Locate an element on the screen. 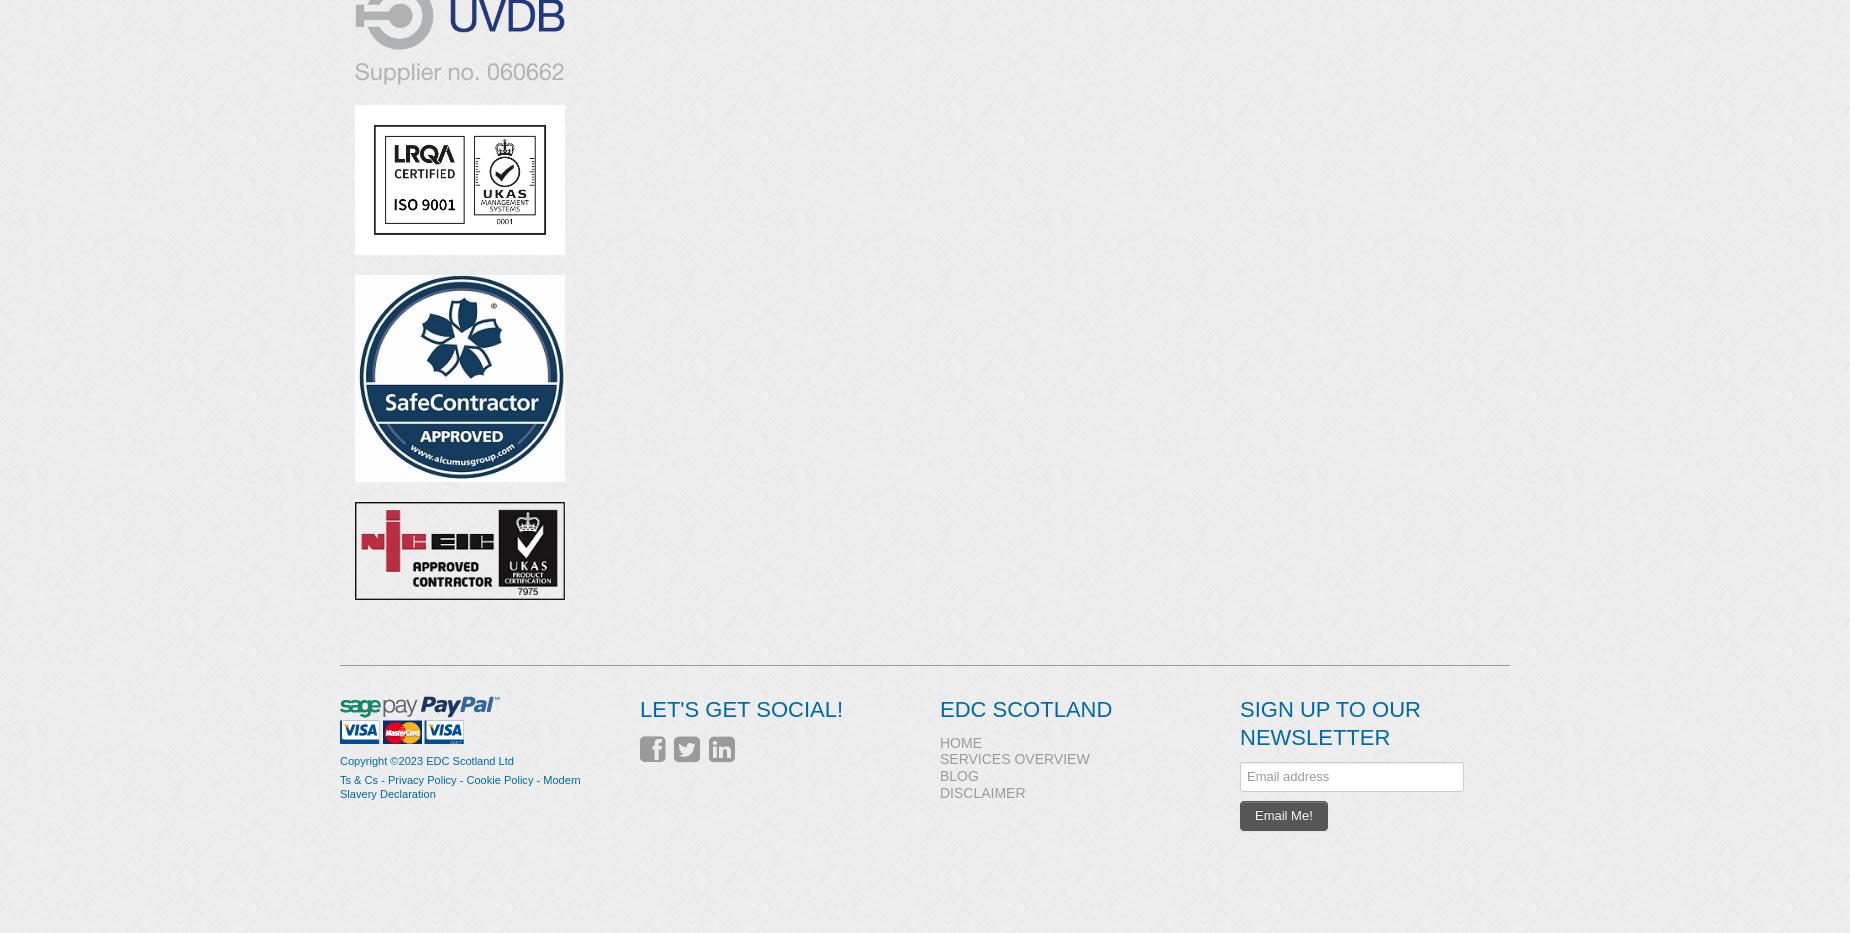  'Sign up to our Newsletter' is located at coordinates (1328, 722).